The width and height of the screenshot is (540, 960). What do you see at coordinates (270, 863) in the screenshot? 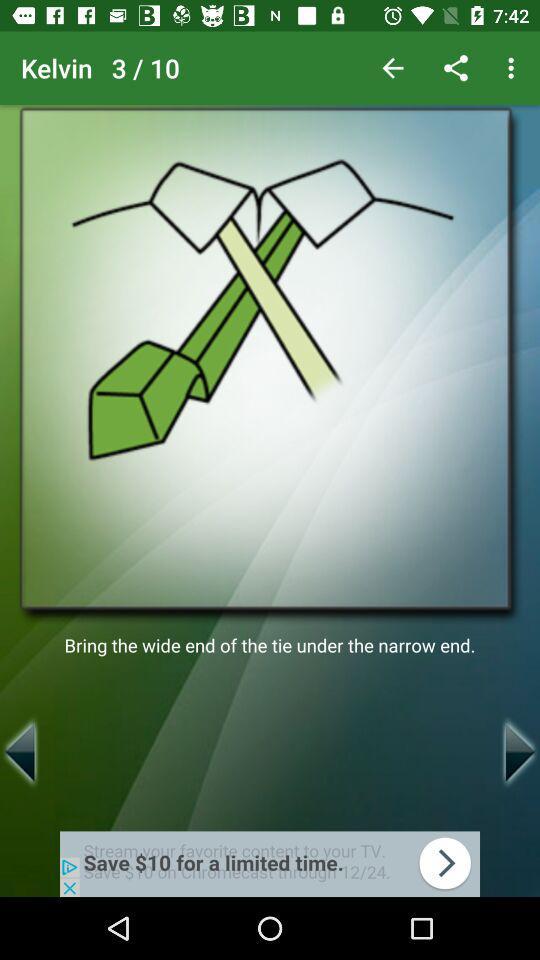
I see `advertisement for chromecast` at bounding box center [270, 863].